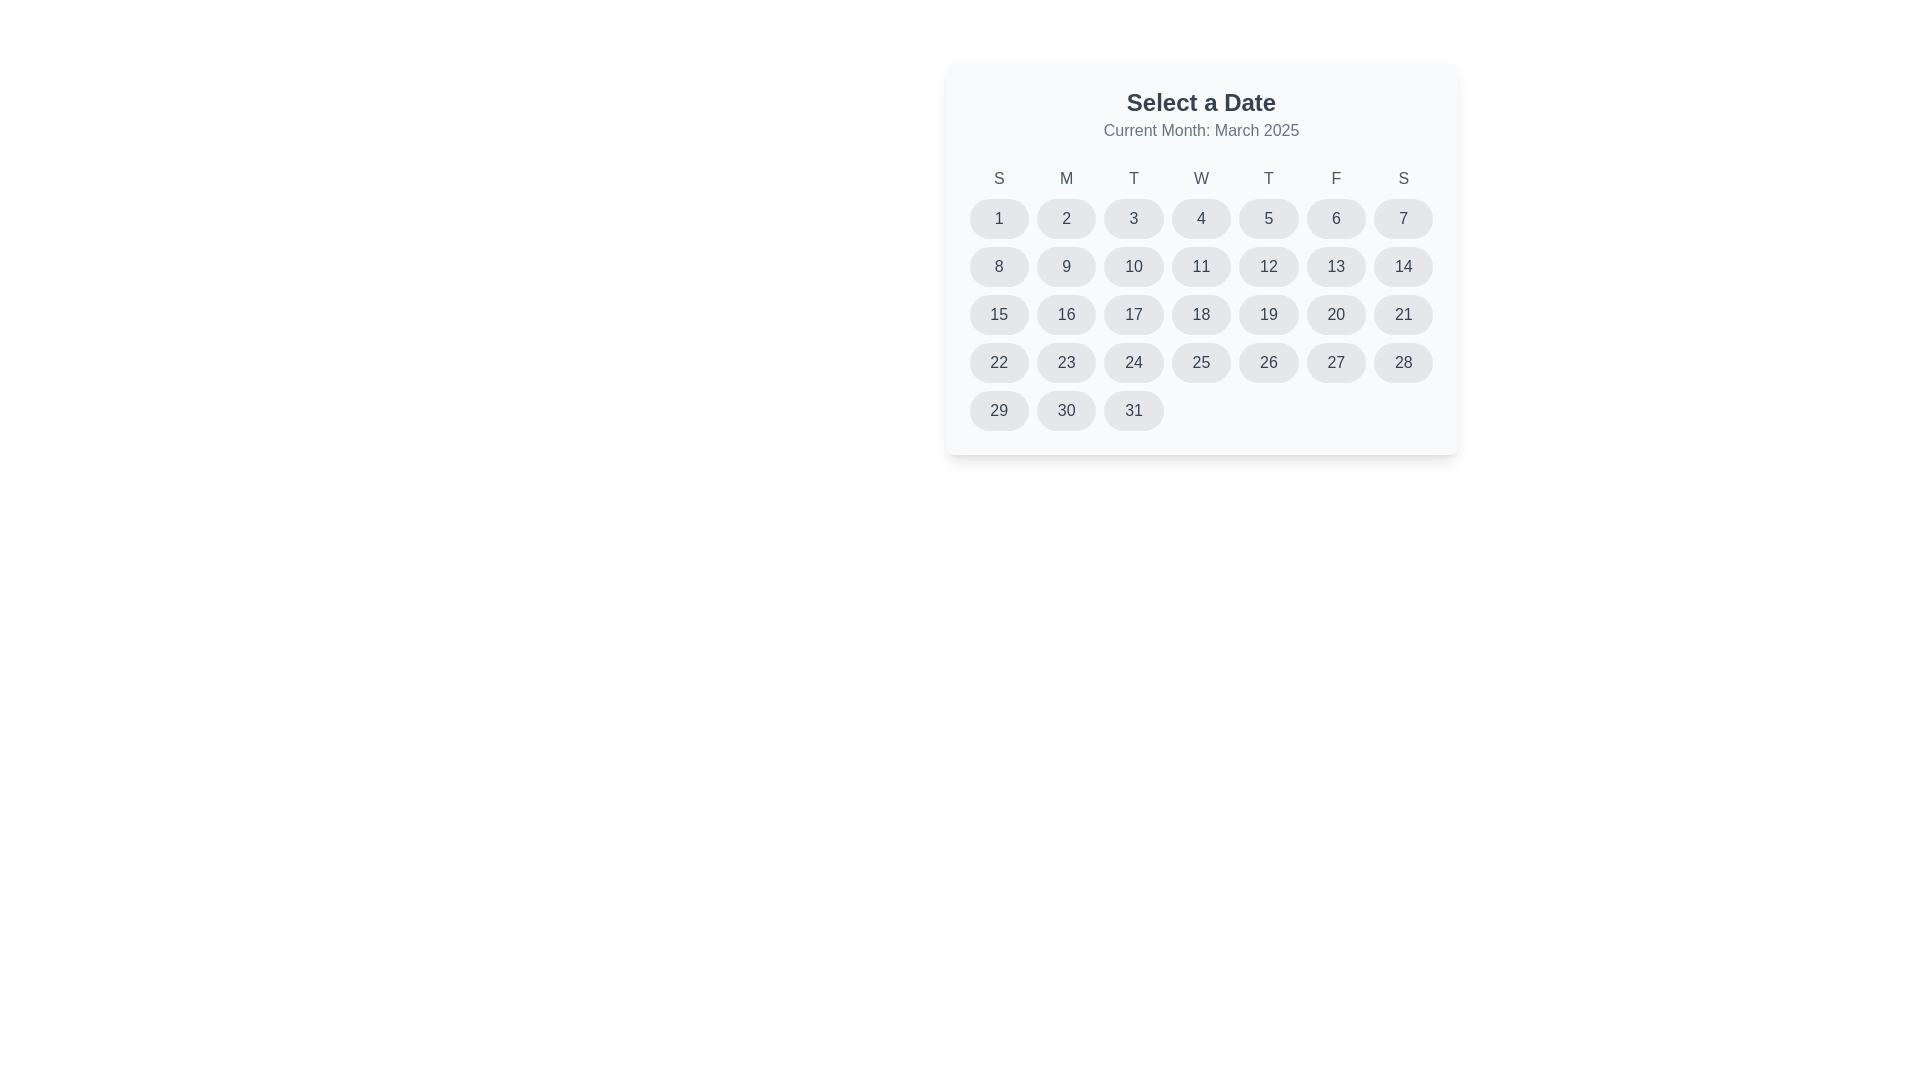 The width and height of the screenshot is (1920, 1080). Describe the element at coordinates (1065, 219) in the screenshot. I see `the button representing the number '2' in the calendar interface to change its background color` at that location.